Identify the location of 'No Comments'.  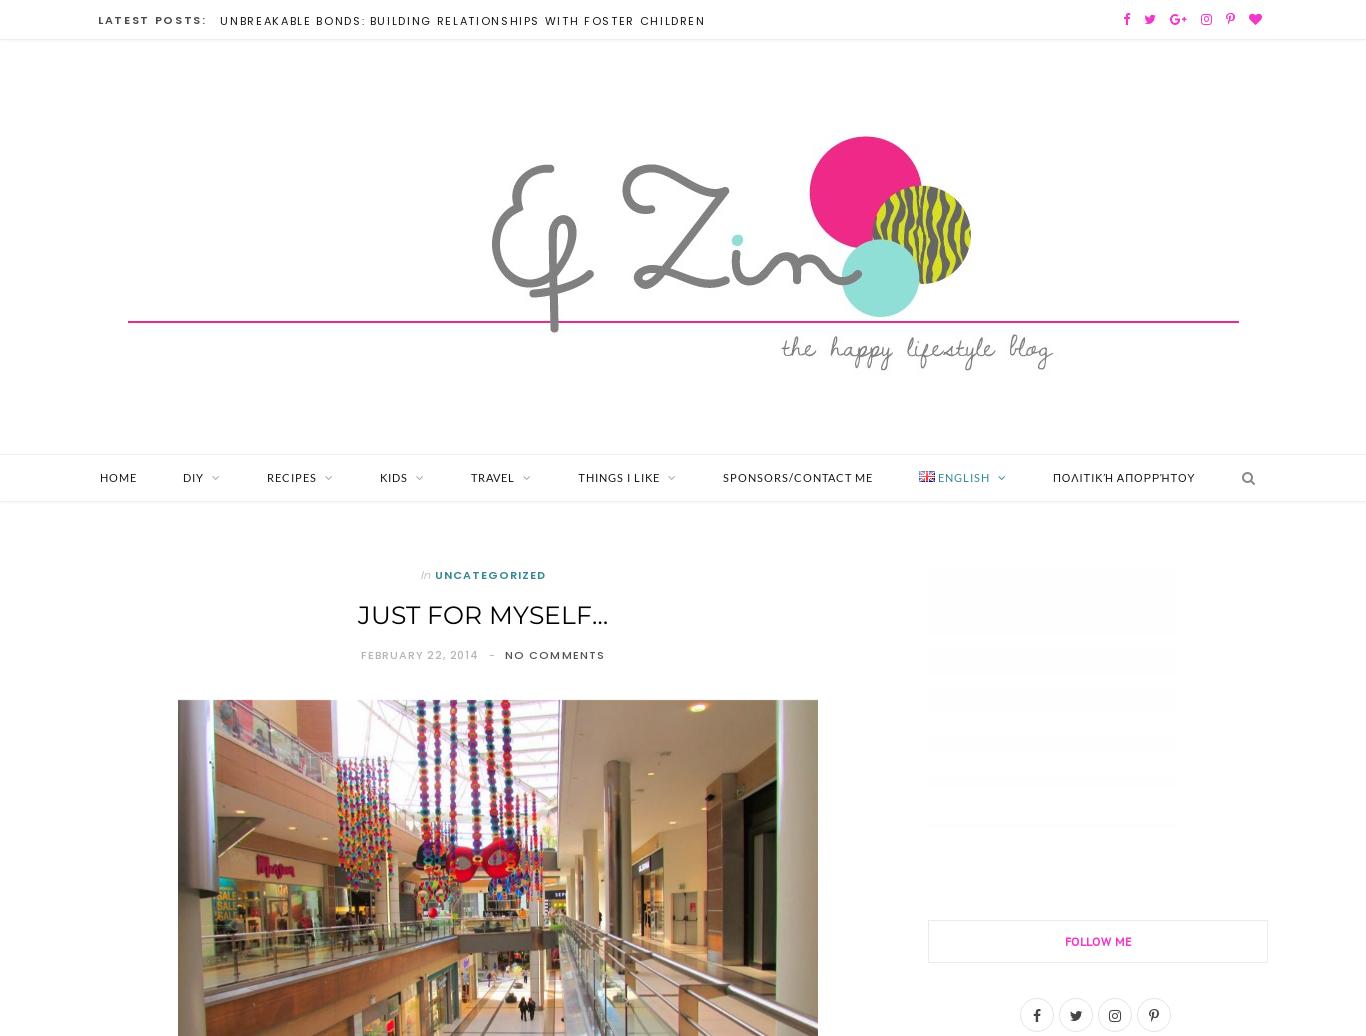
(554, 654).